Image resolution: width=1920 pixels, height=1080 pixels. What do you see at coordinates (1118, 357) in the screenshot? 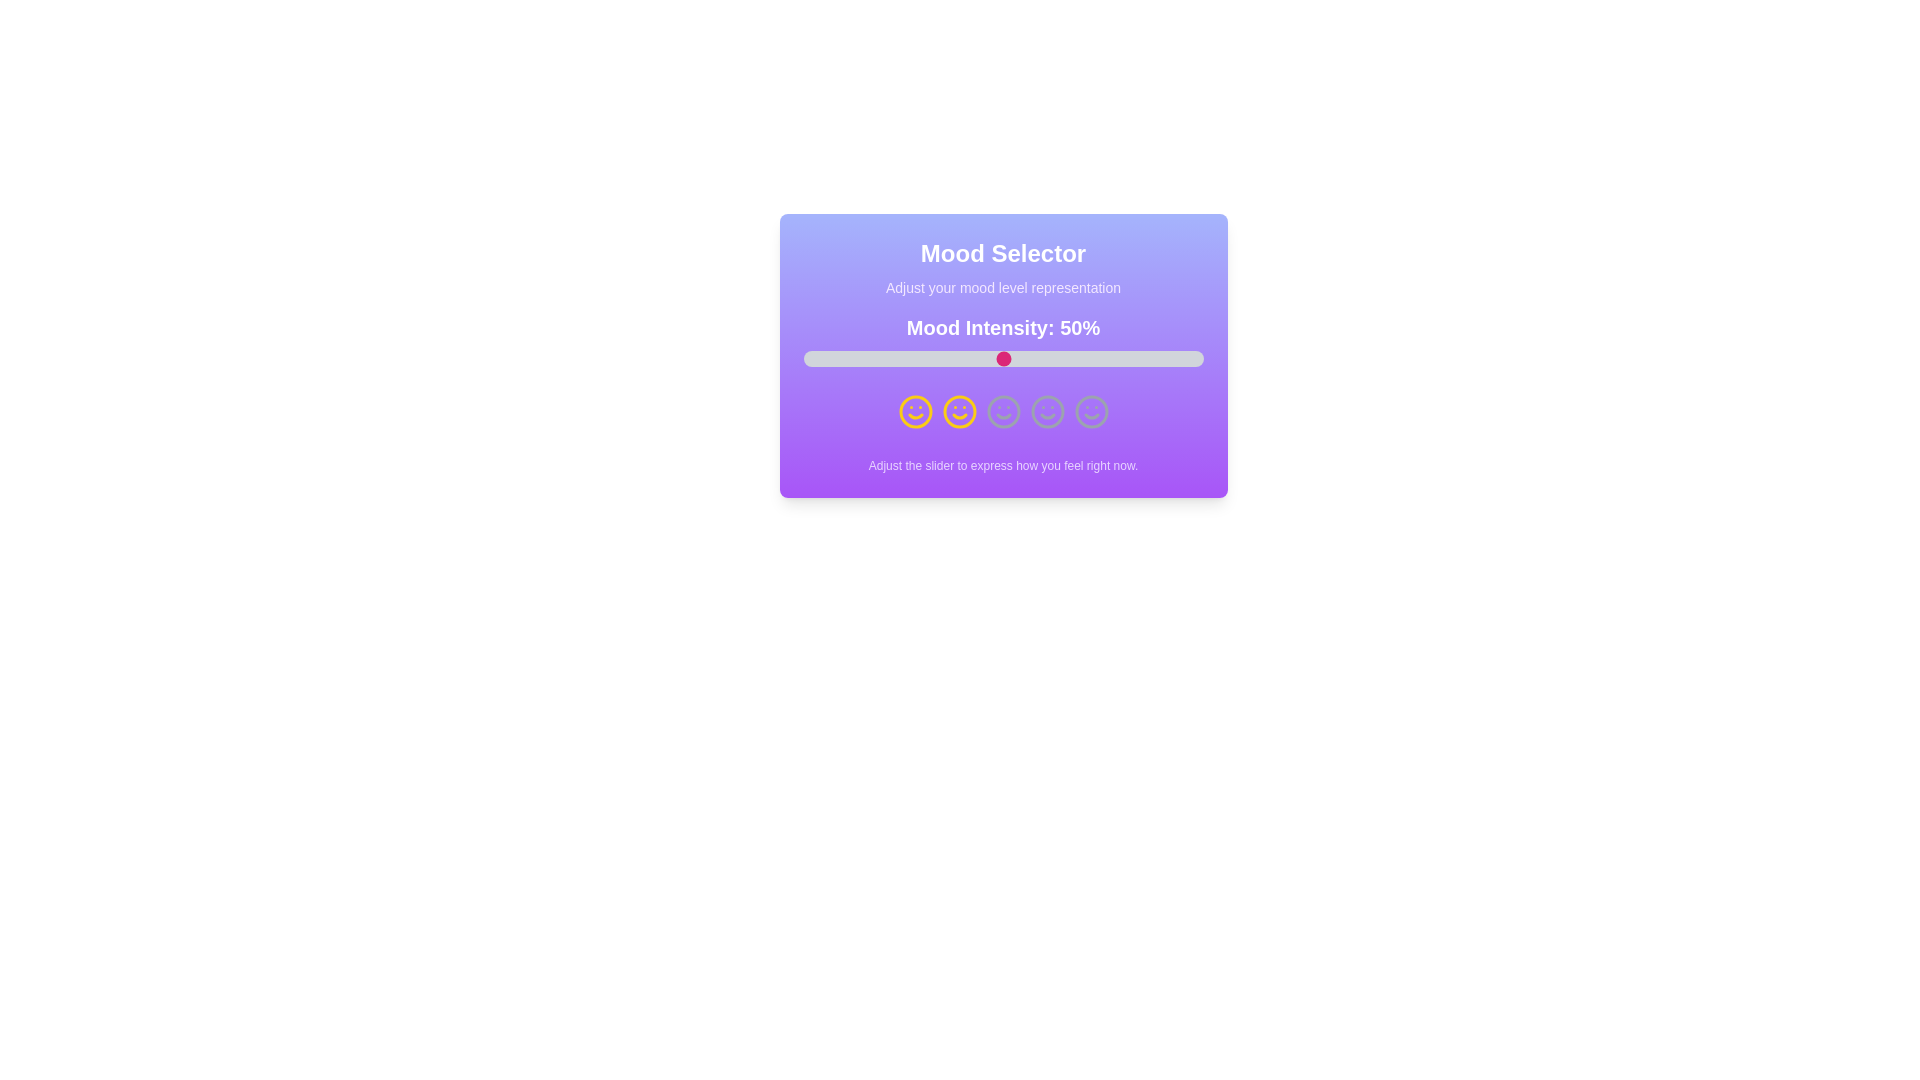
I see `the slider to set the mood intensity to 79%` at bounding box center [1118, 357].